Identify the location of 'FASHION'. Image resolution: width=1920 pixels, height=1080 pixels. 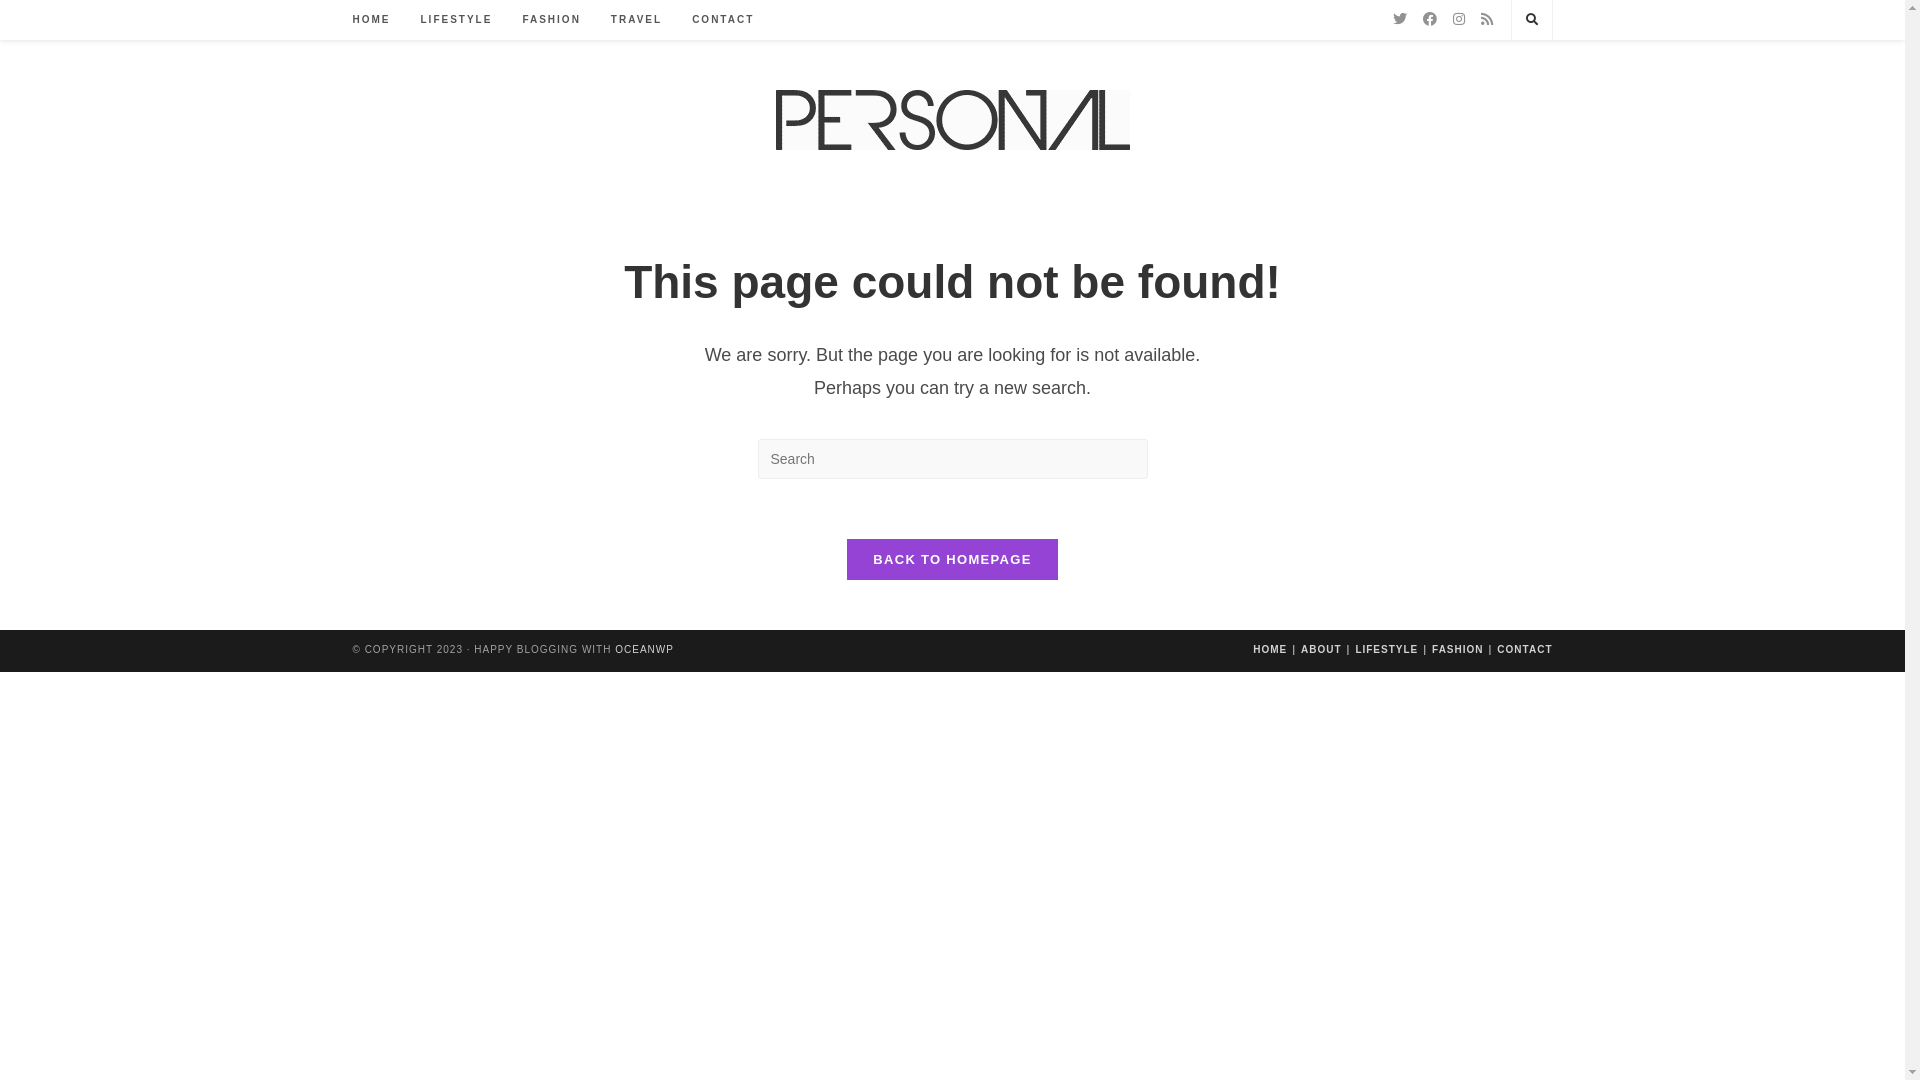
(551, 19).